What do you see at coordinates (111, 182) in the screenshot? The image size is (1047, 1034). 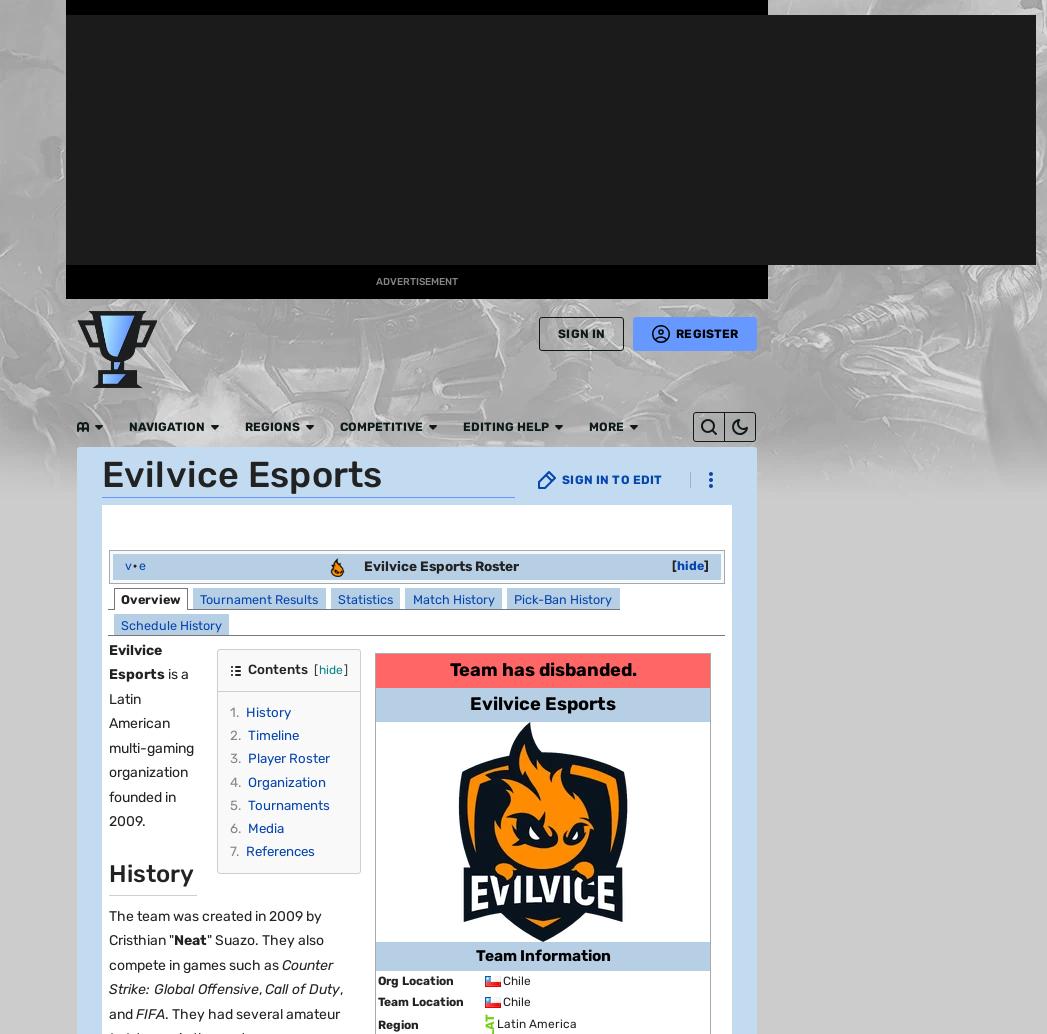 I see `'More Fandoms'` at bounding box center [111, 182].